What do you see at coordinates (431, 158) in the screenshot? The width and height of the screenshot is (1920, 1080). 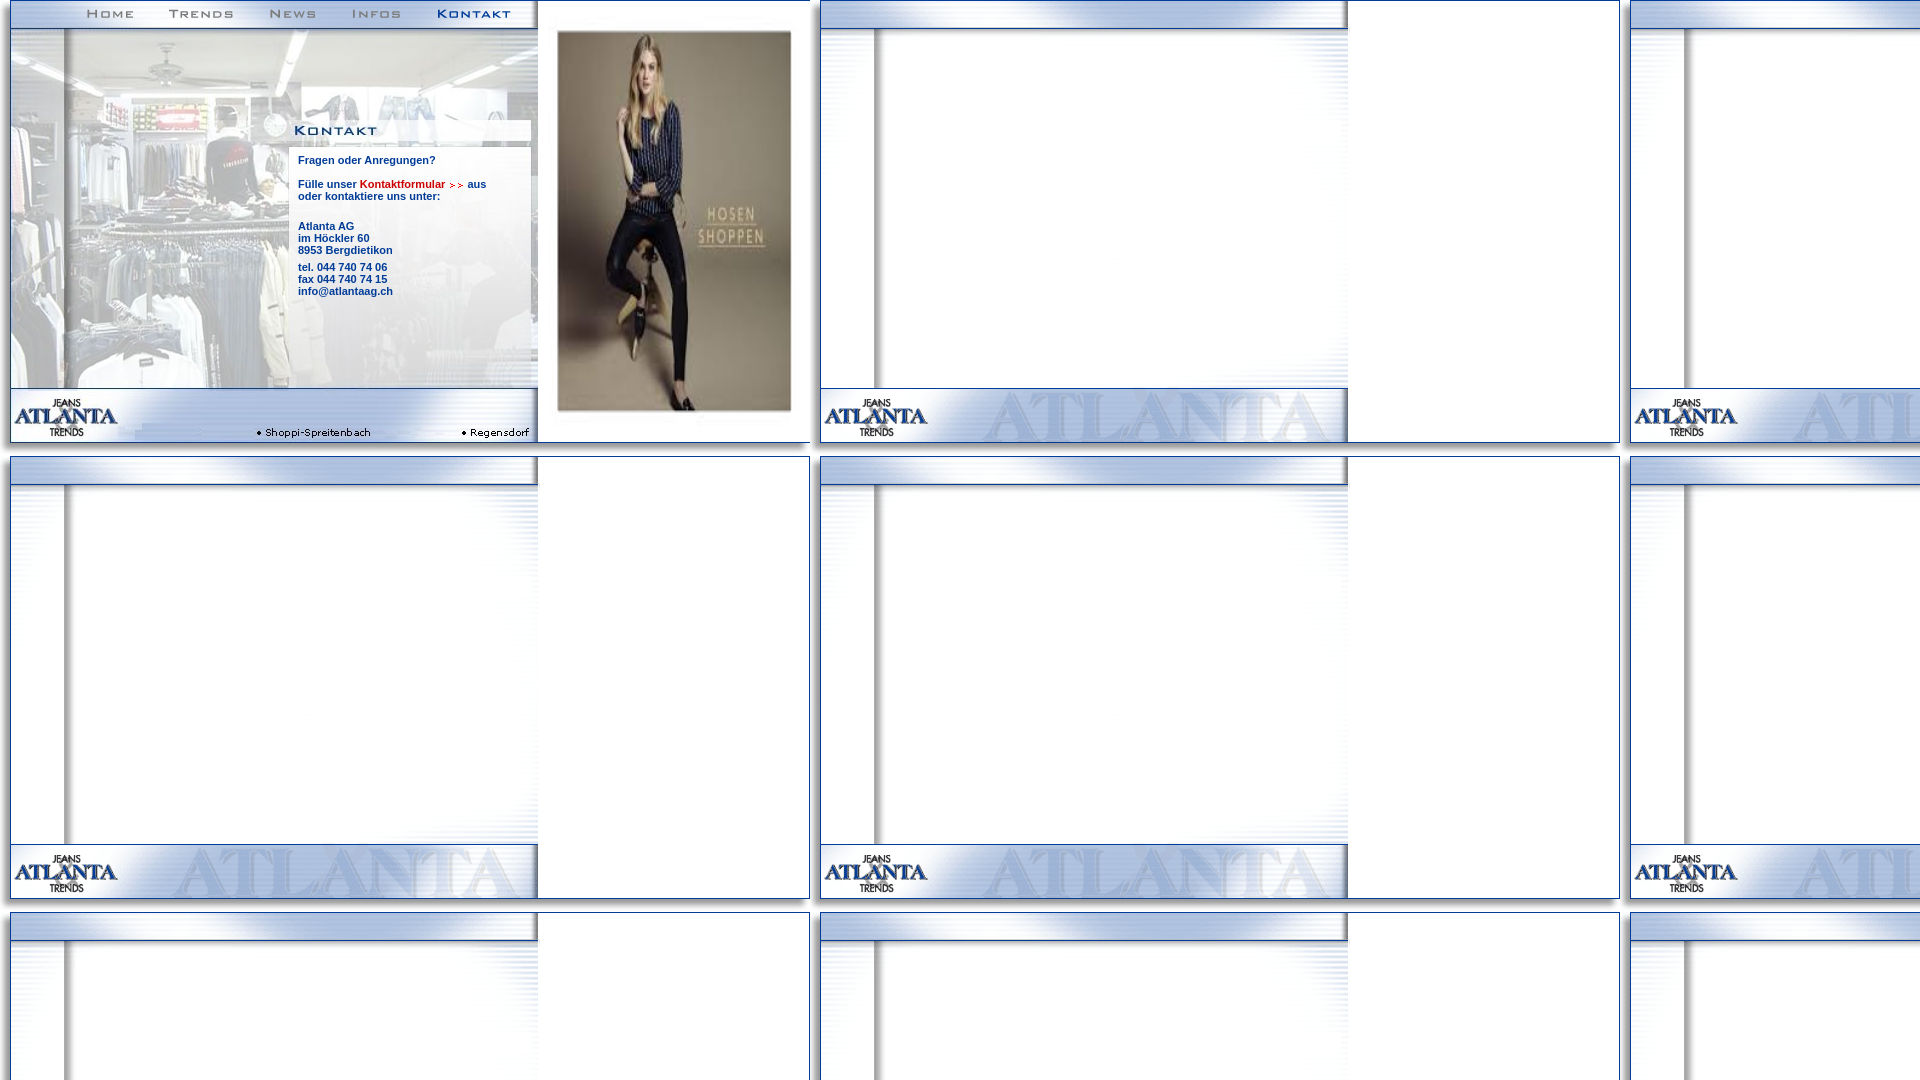 I see `'?'` at bounding box center [431, 158].